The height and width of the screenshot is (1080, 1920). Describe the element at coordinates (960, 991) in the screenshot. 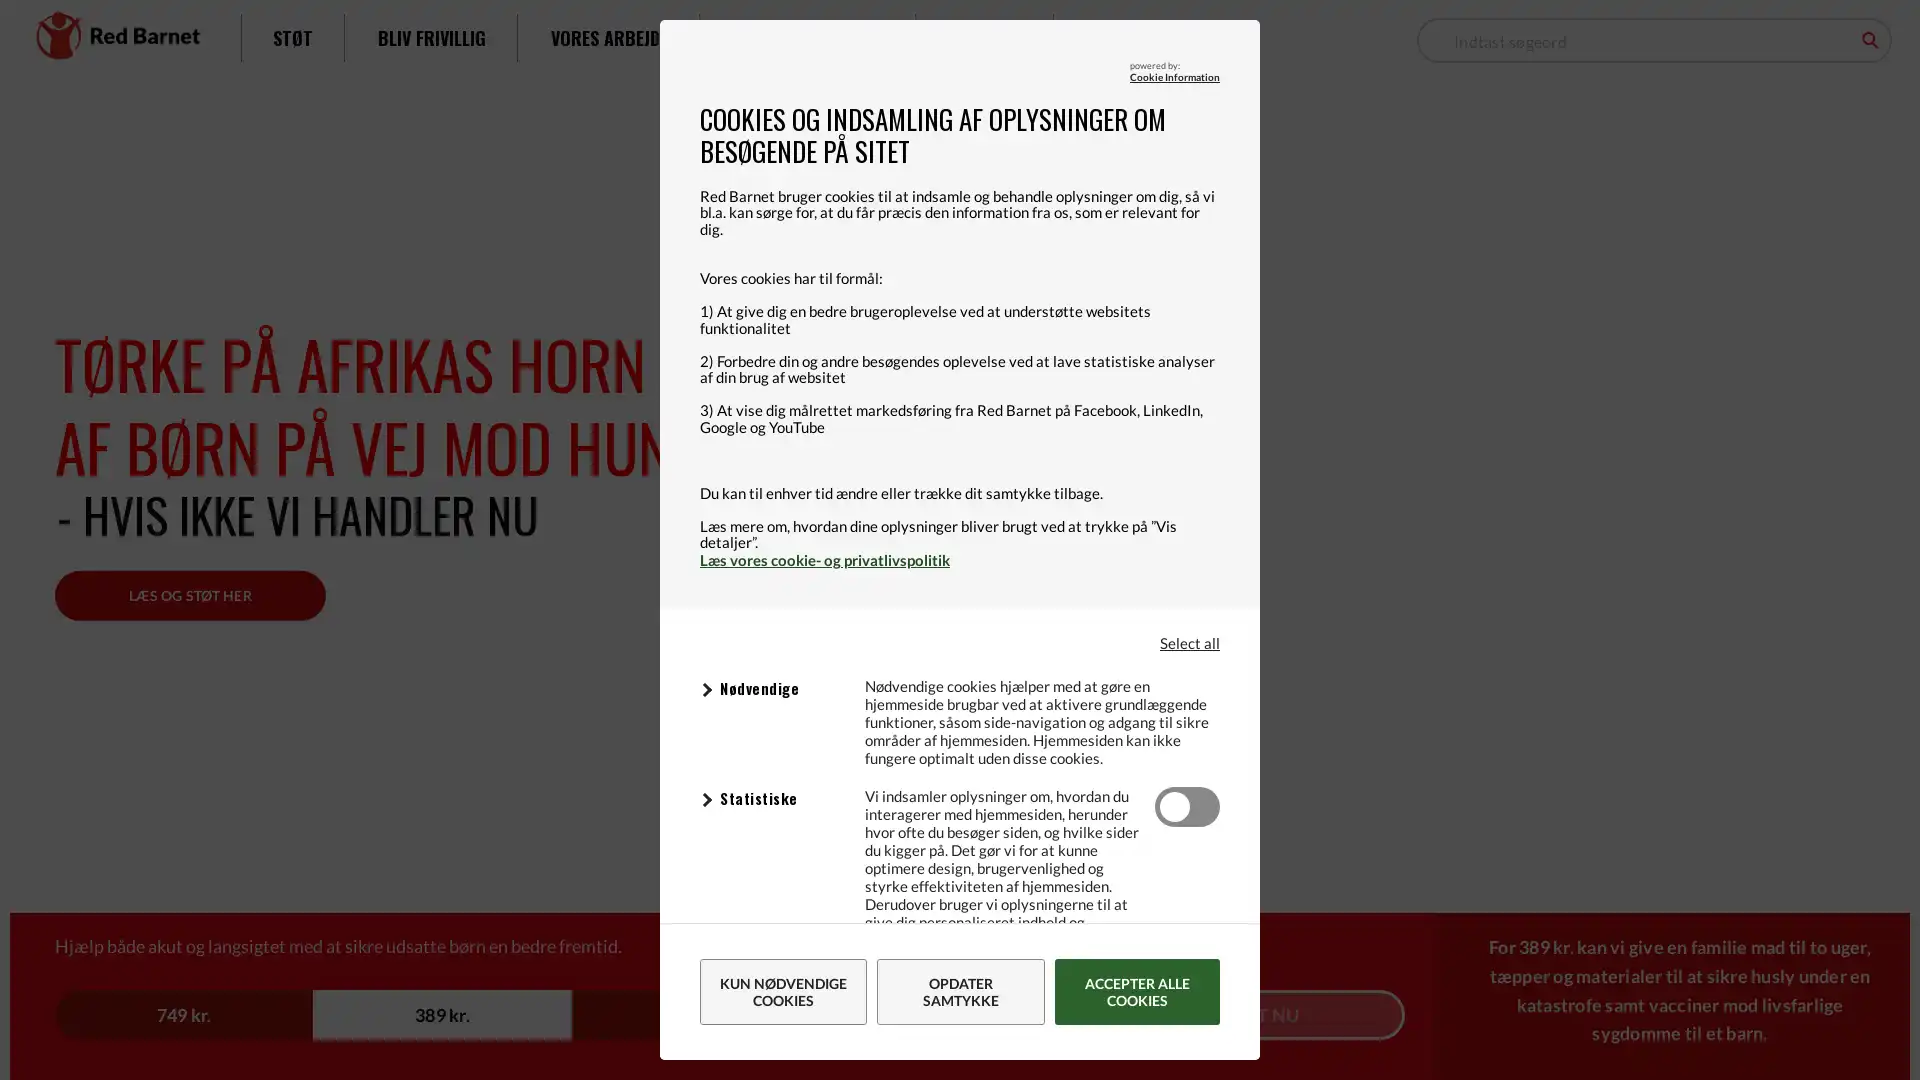

I see `Opdater samtykke` at that location.